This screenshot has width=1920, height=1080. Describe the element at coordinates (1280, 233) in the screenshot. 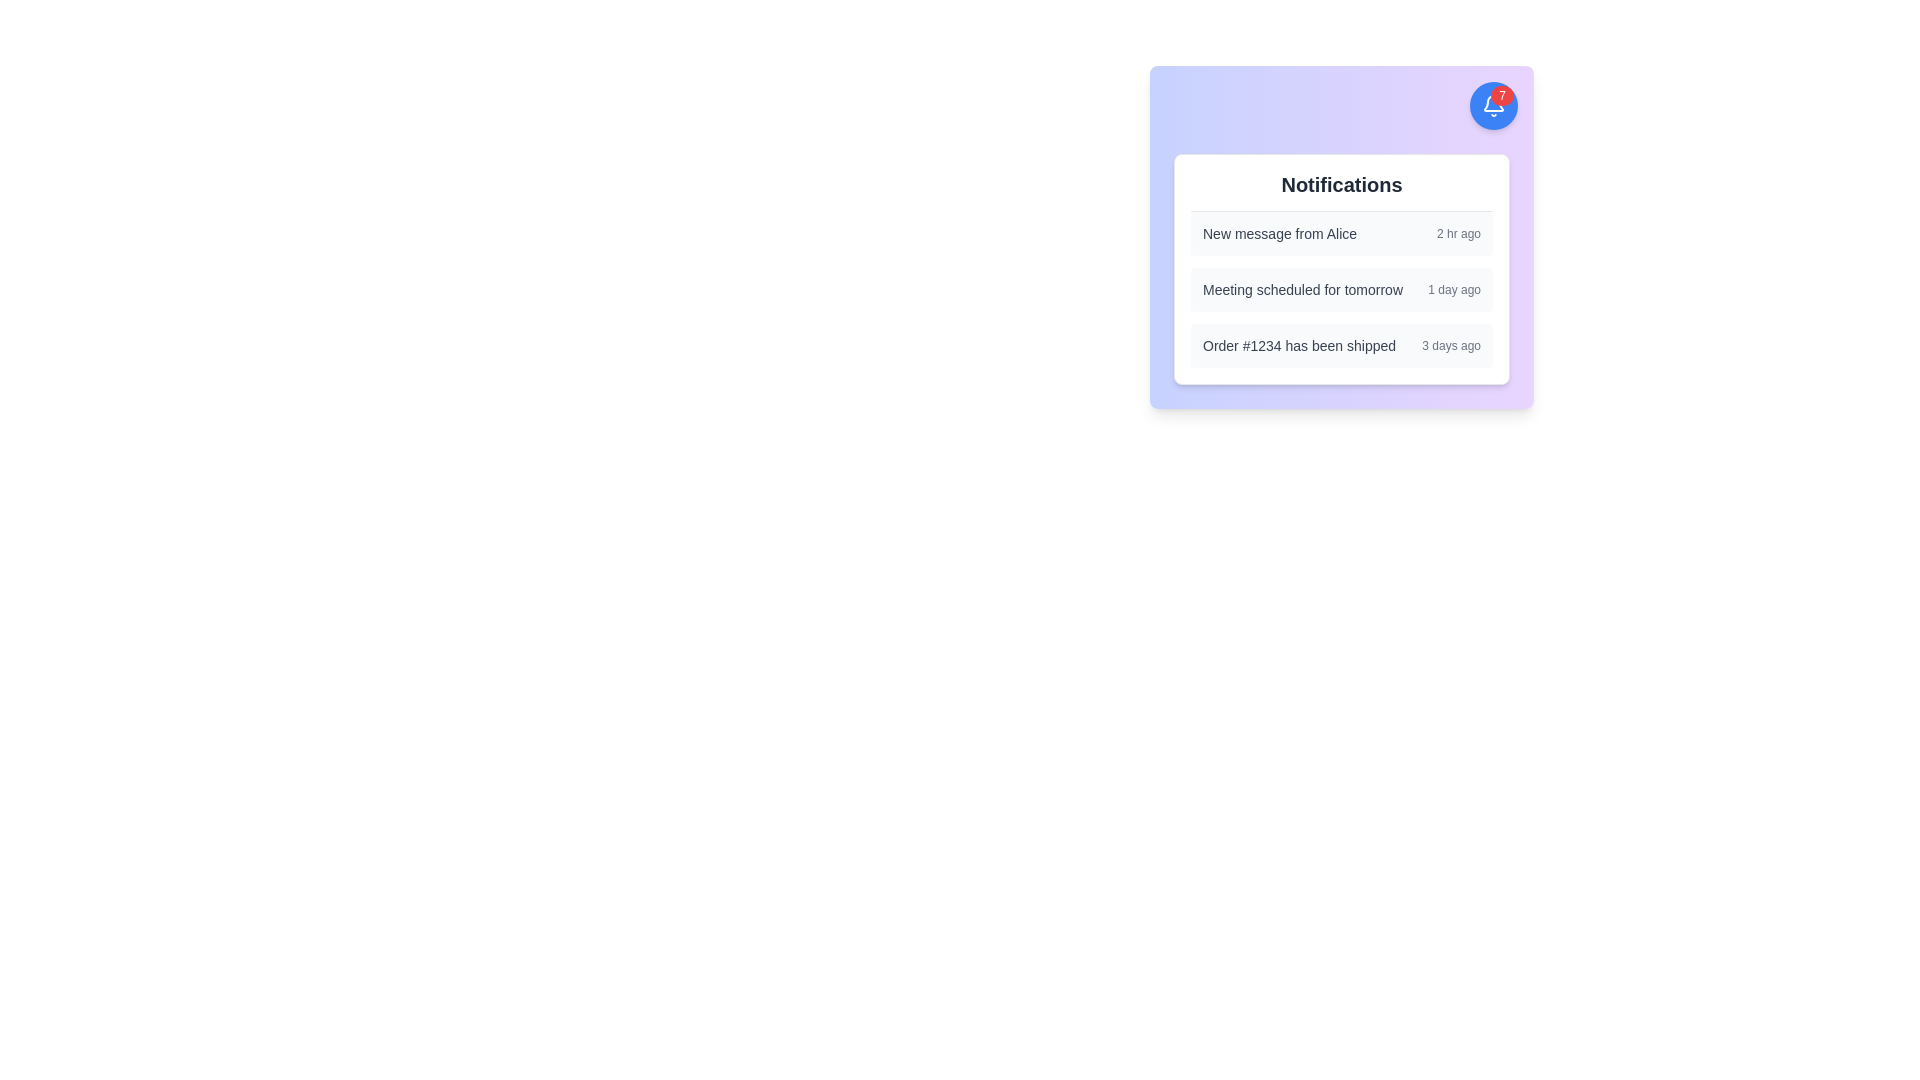

I see `the static text label that displays 'New message from Alice', which is styled in a small font size and medium gray color, located in the notification section` at that location.